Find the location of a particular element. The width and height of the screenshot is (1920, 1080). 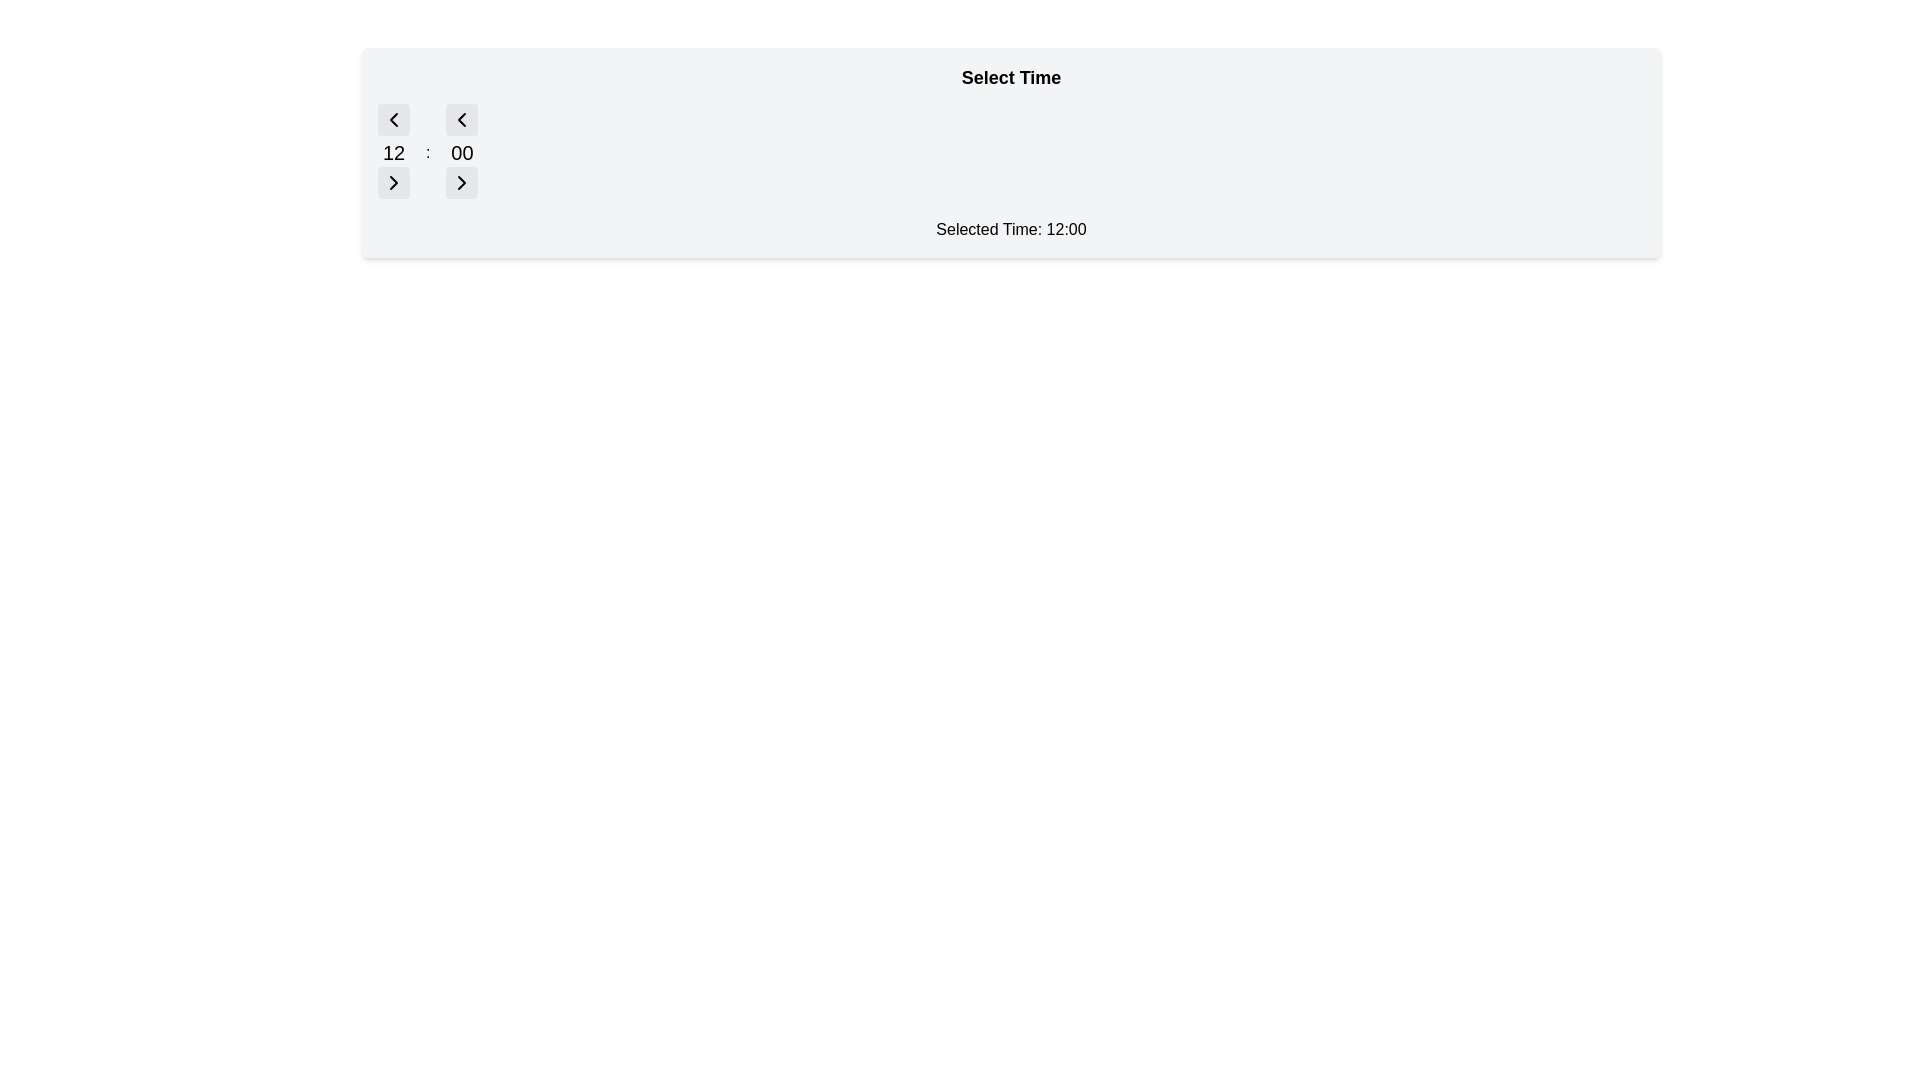

the Text Label displaying the number '12' in bold text, which is centrally aligned within the time-selection widget located in the top-left section of the interface is located at coordinates (393, 152).